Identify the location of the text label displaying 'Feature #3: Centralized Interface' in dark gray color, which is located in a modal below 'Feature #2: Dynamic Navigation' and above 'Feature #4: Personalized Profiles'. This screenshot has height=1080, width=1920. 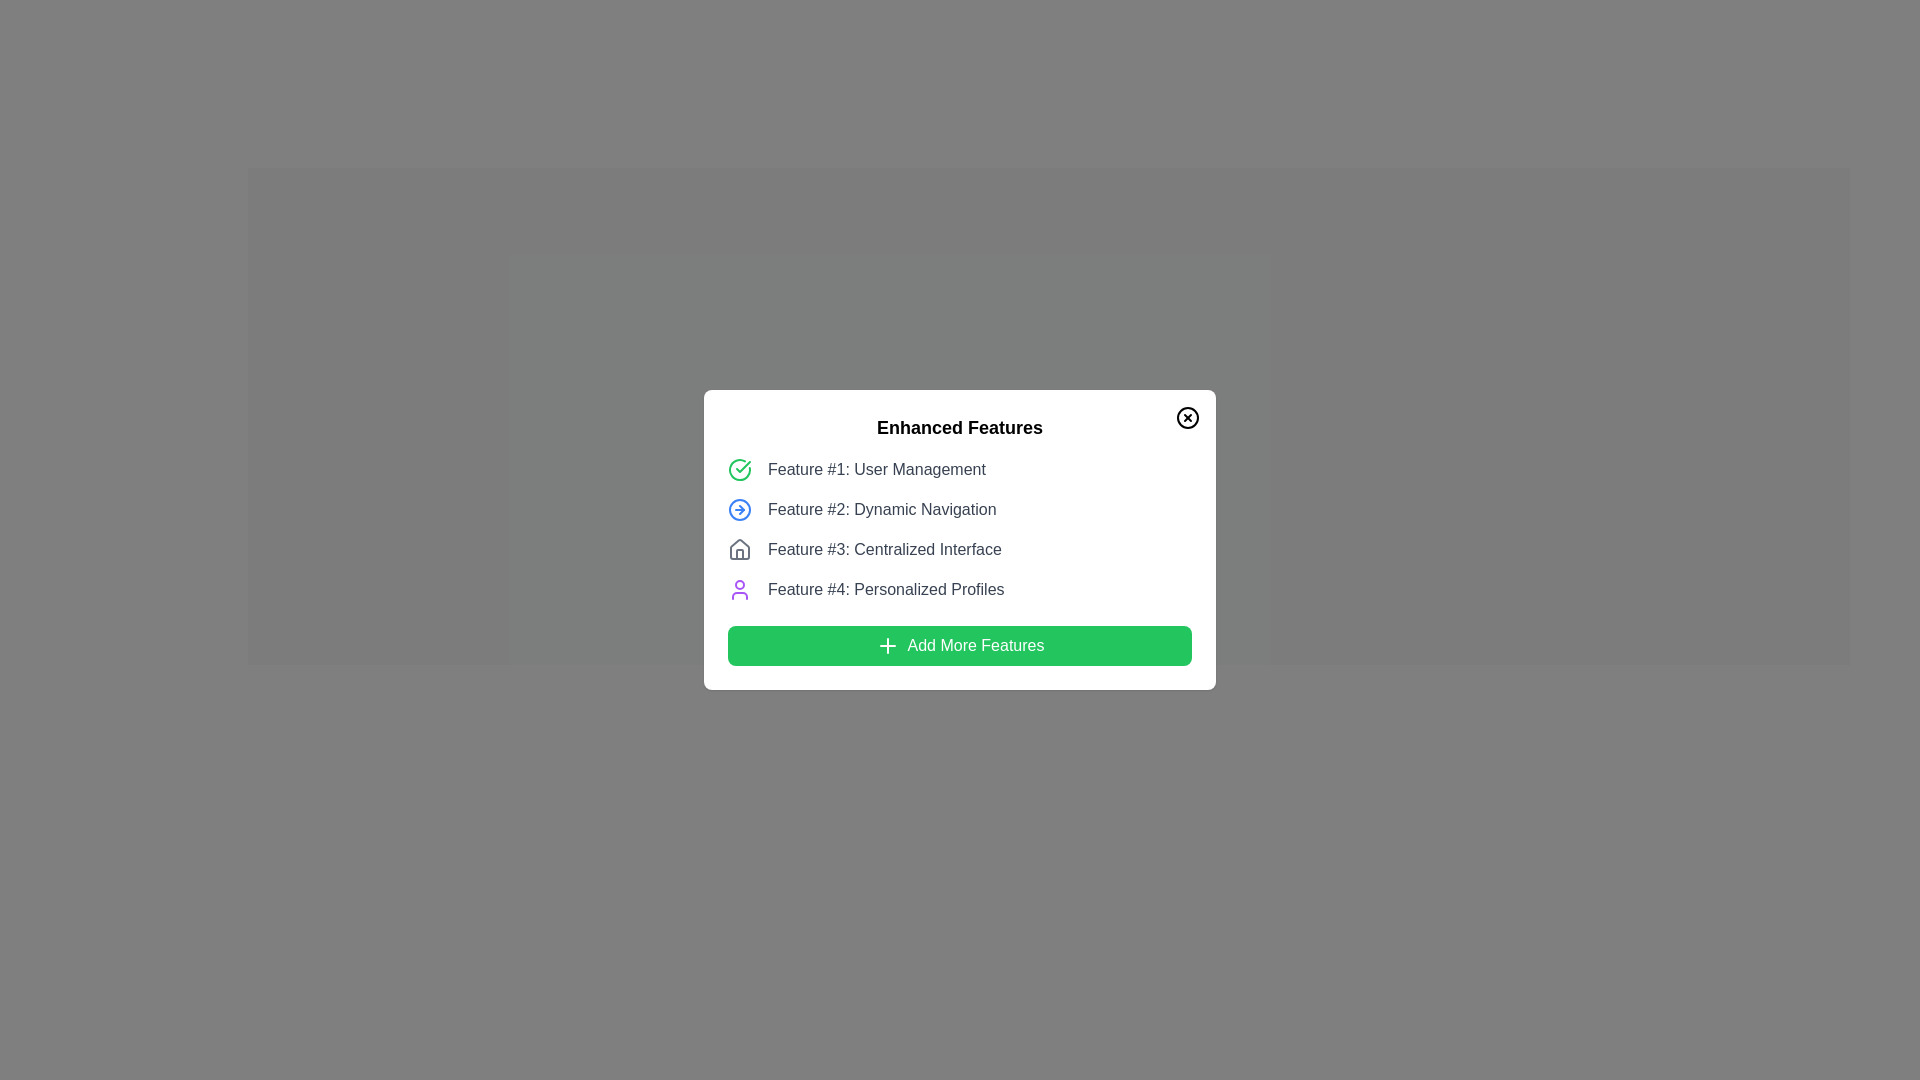
(883, 550).